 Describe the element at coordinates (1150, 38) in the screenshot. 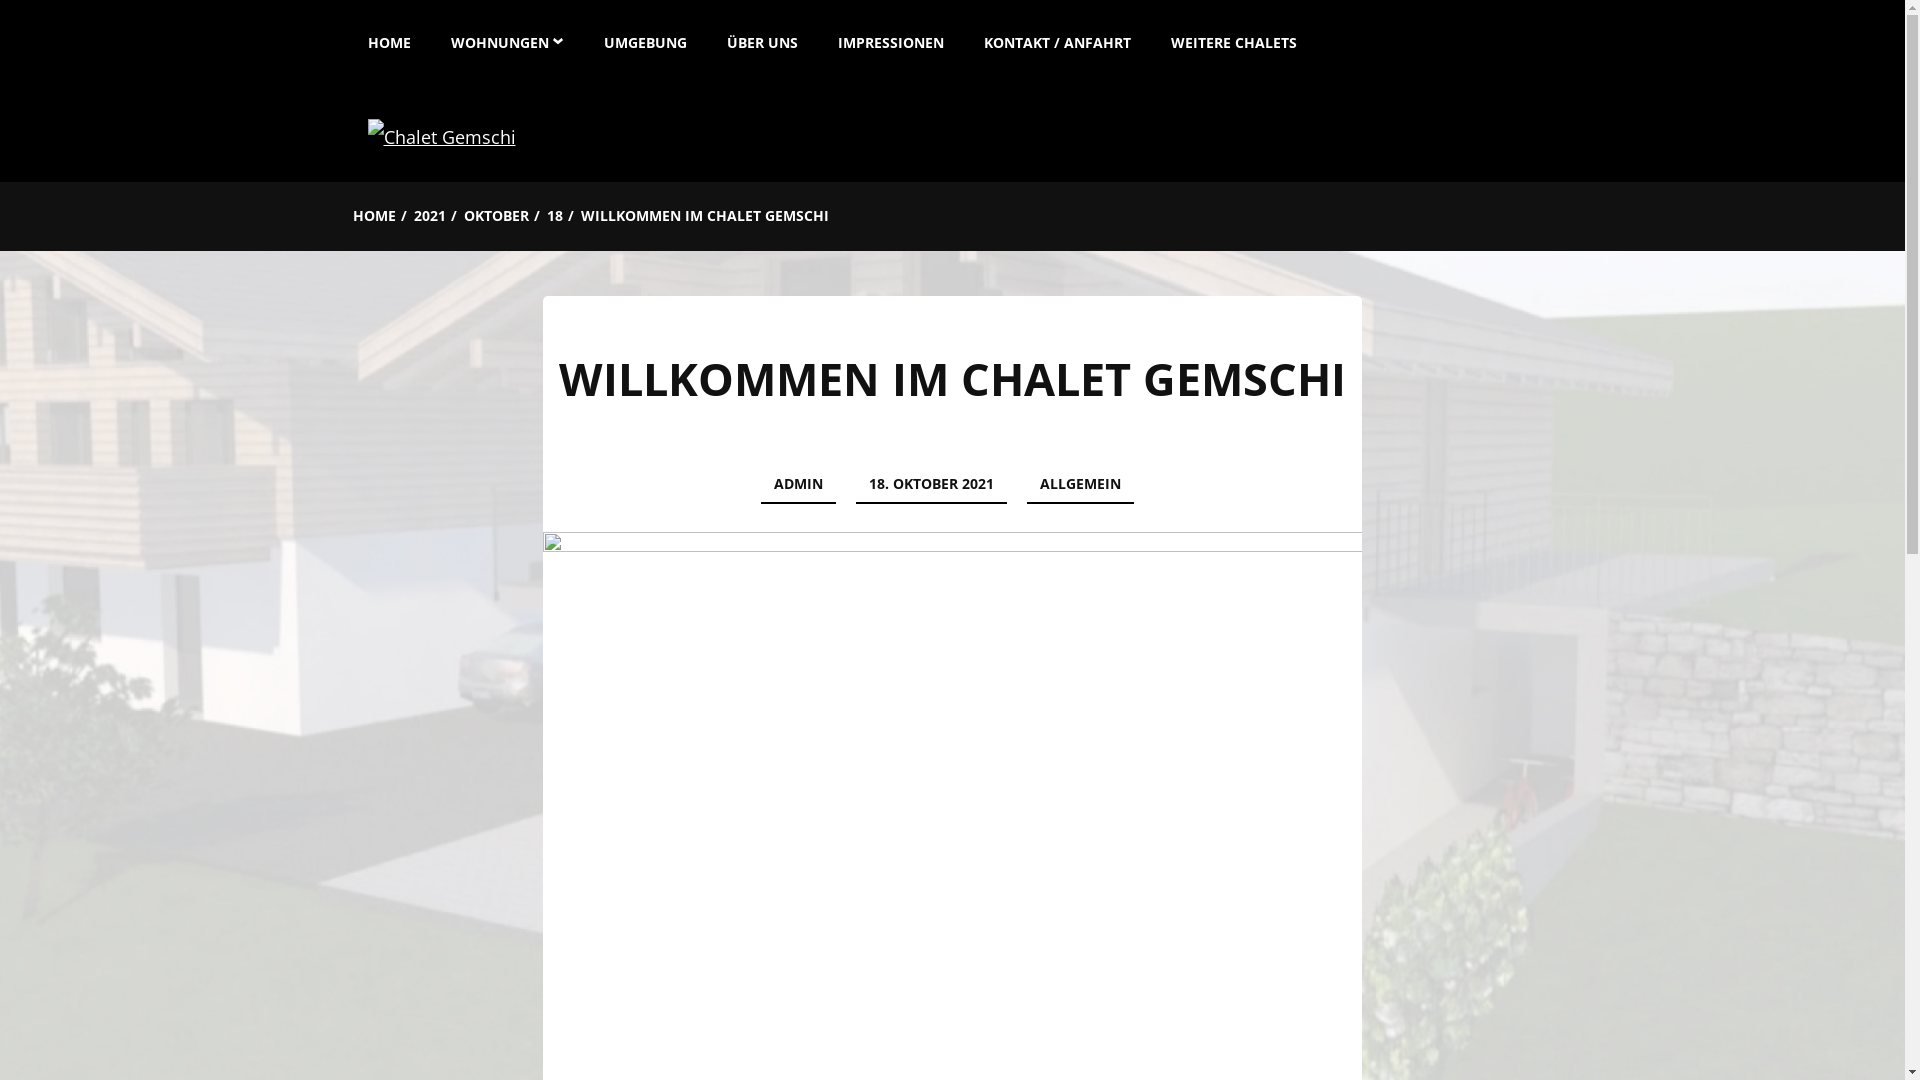

I see `'WEITERE CHALETS'` at that location.